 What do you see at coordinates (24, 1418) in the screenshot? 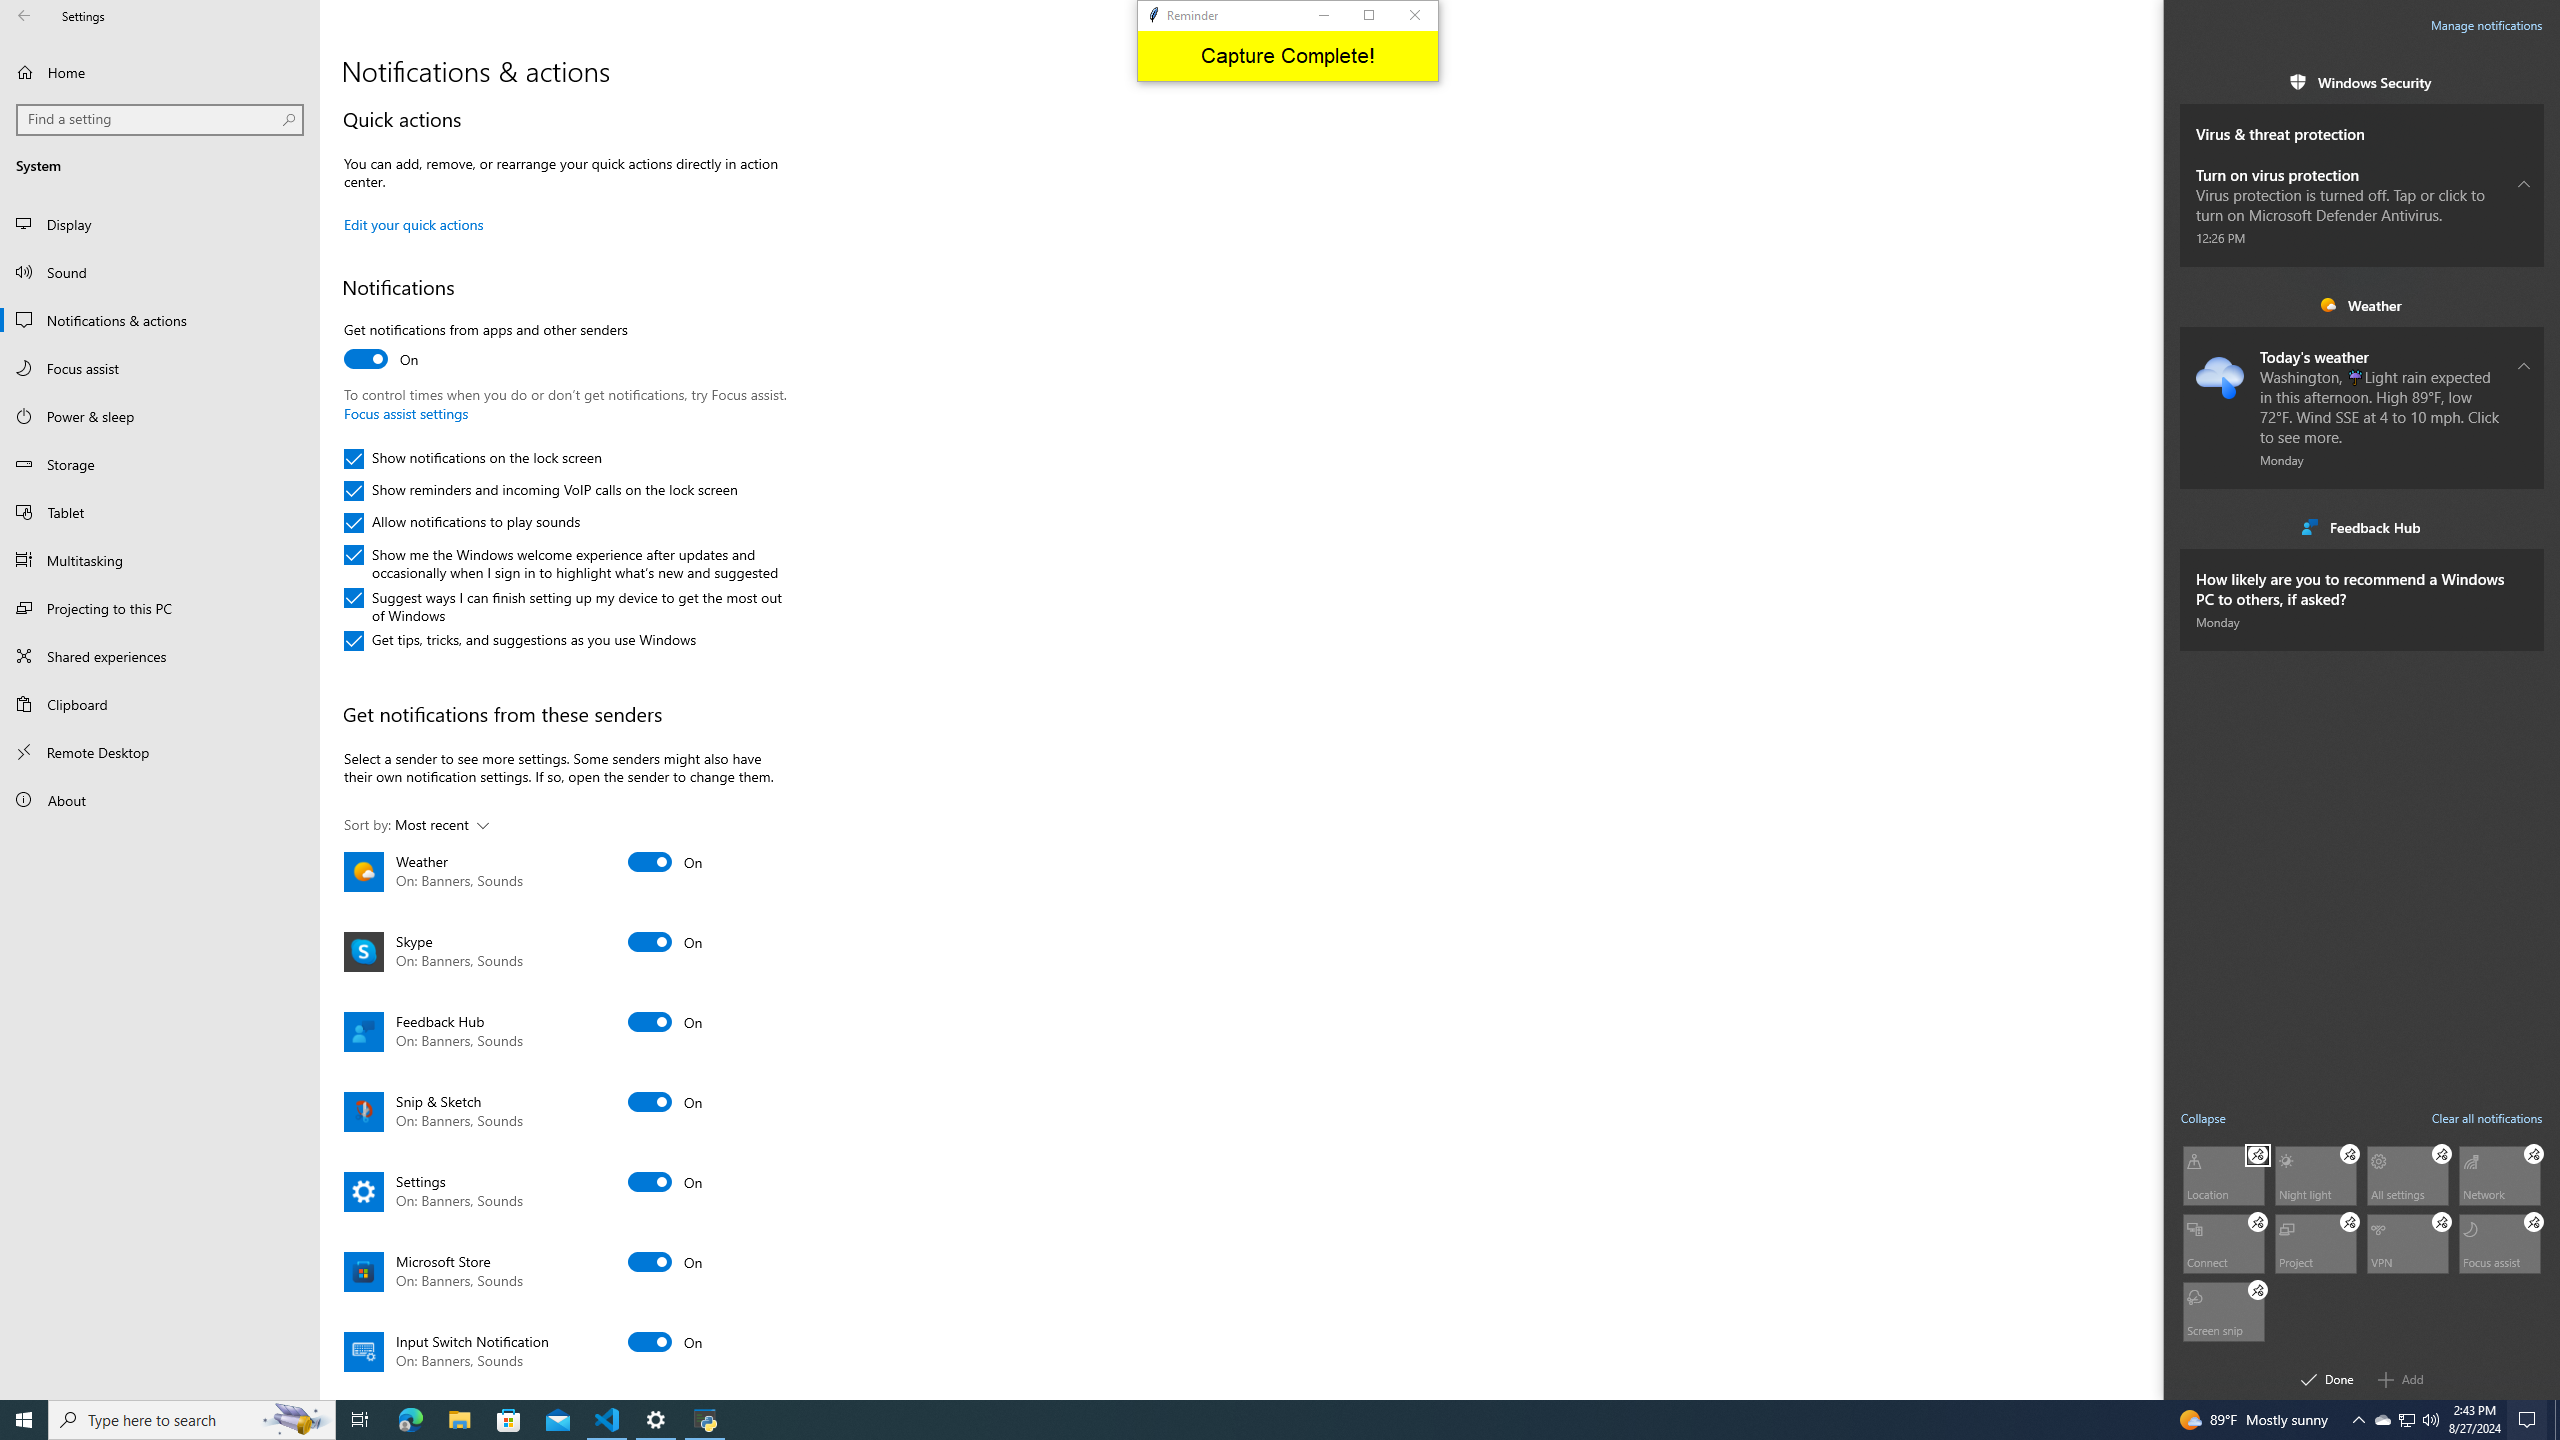
I see `'Start'` at bounding box center [24, 1418].